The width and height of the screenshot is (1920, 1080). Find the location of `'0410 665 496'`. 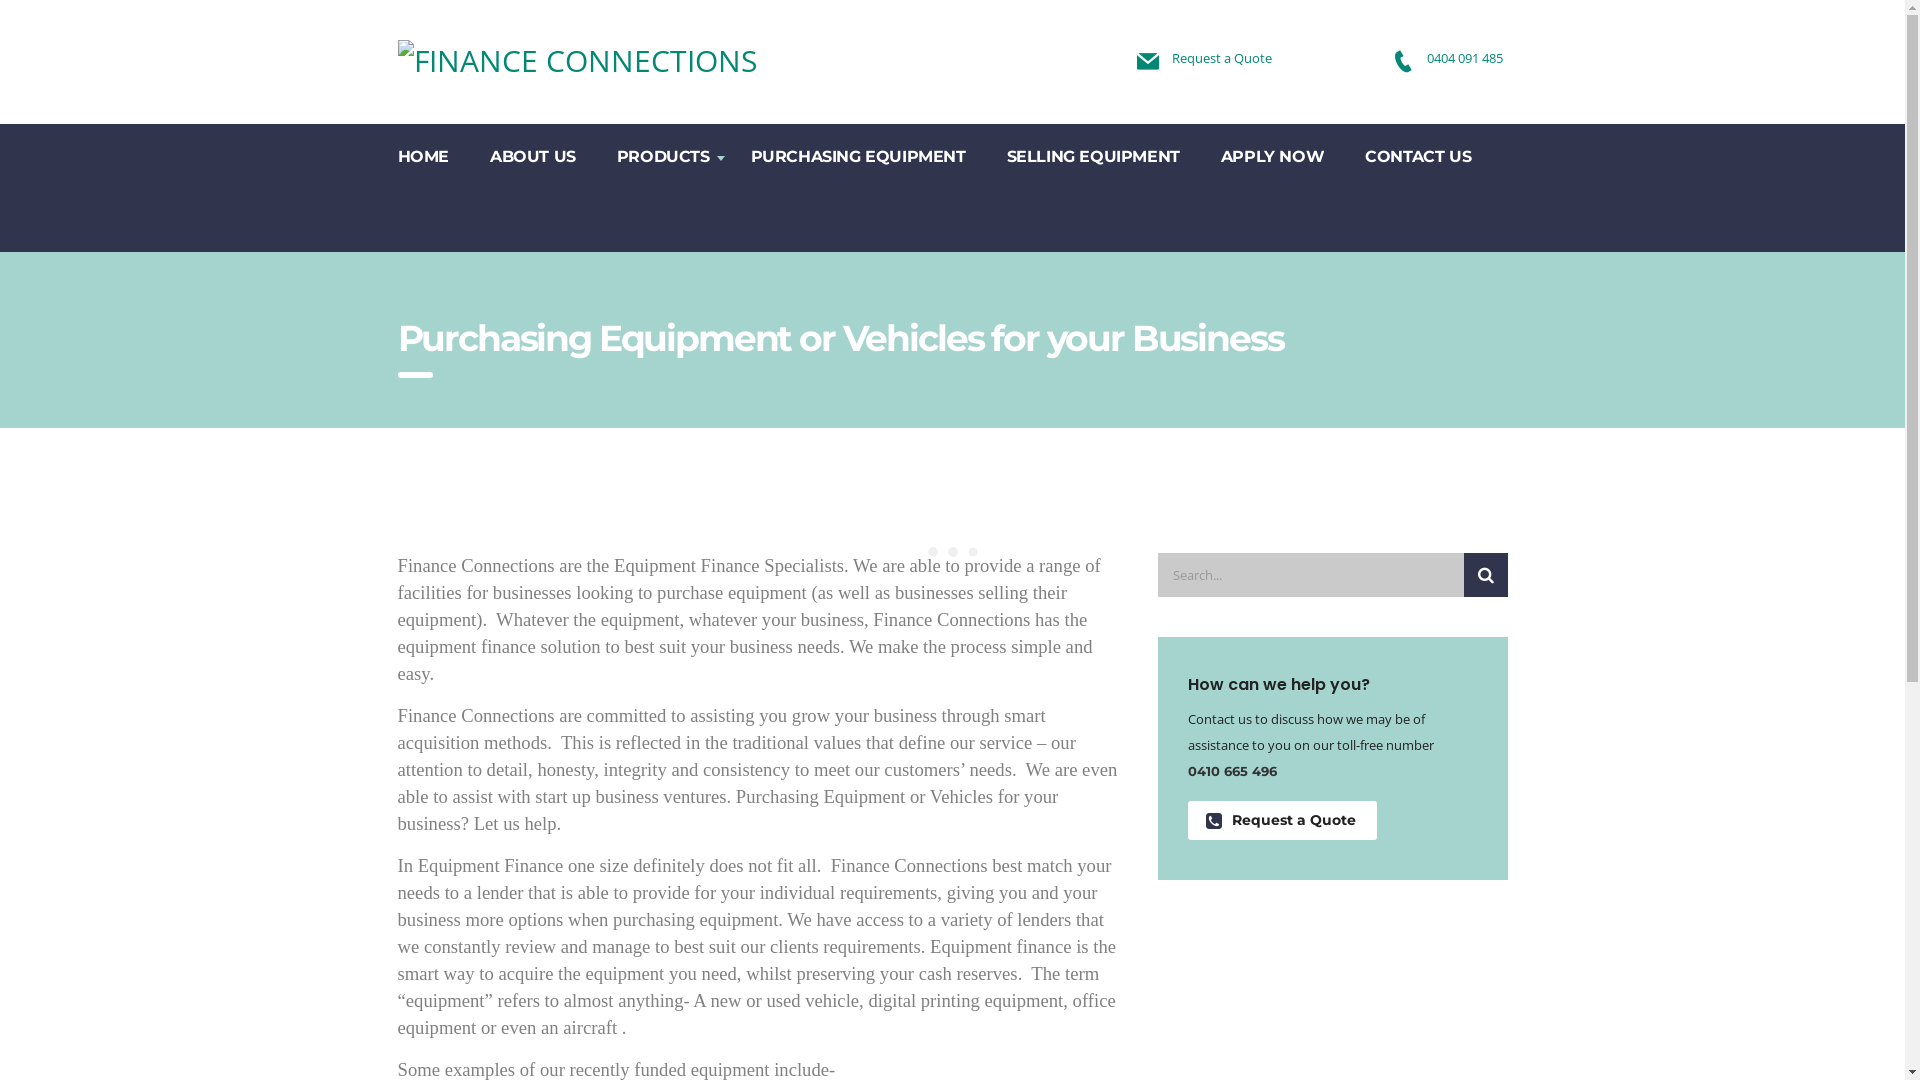

'0410 665 496' is located at coordinates (1231, 770).